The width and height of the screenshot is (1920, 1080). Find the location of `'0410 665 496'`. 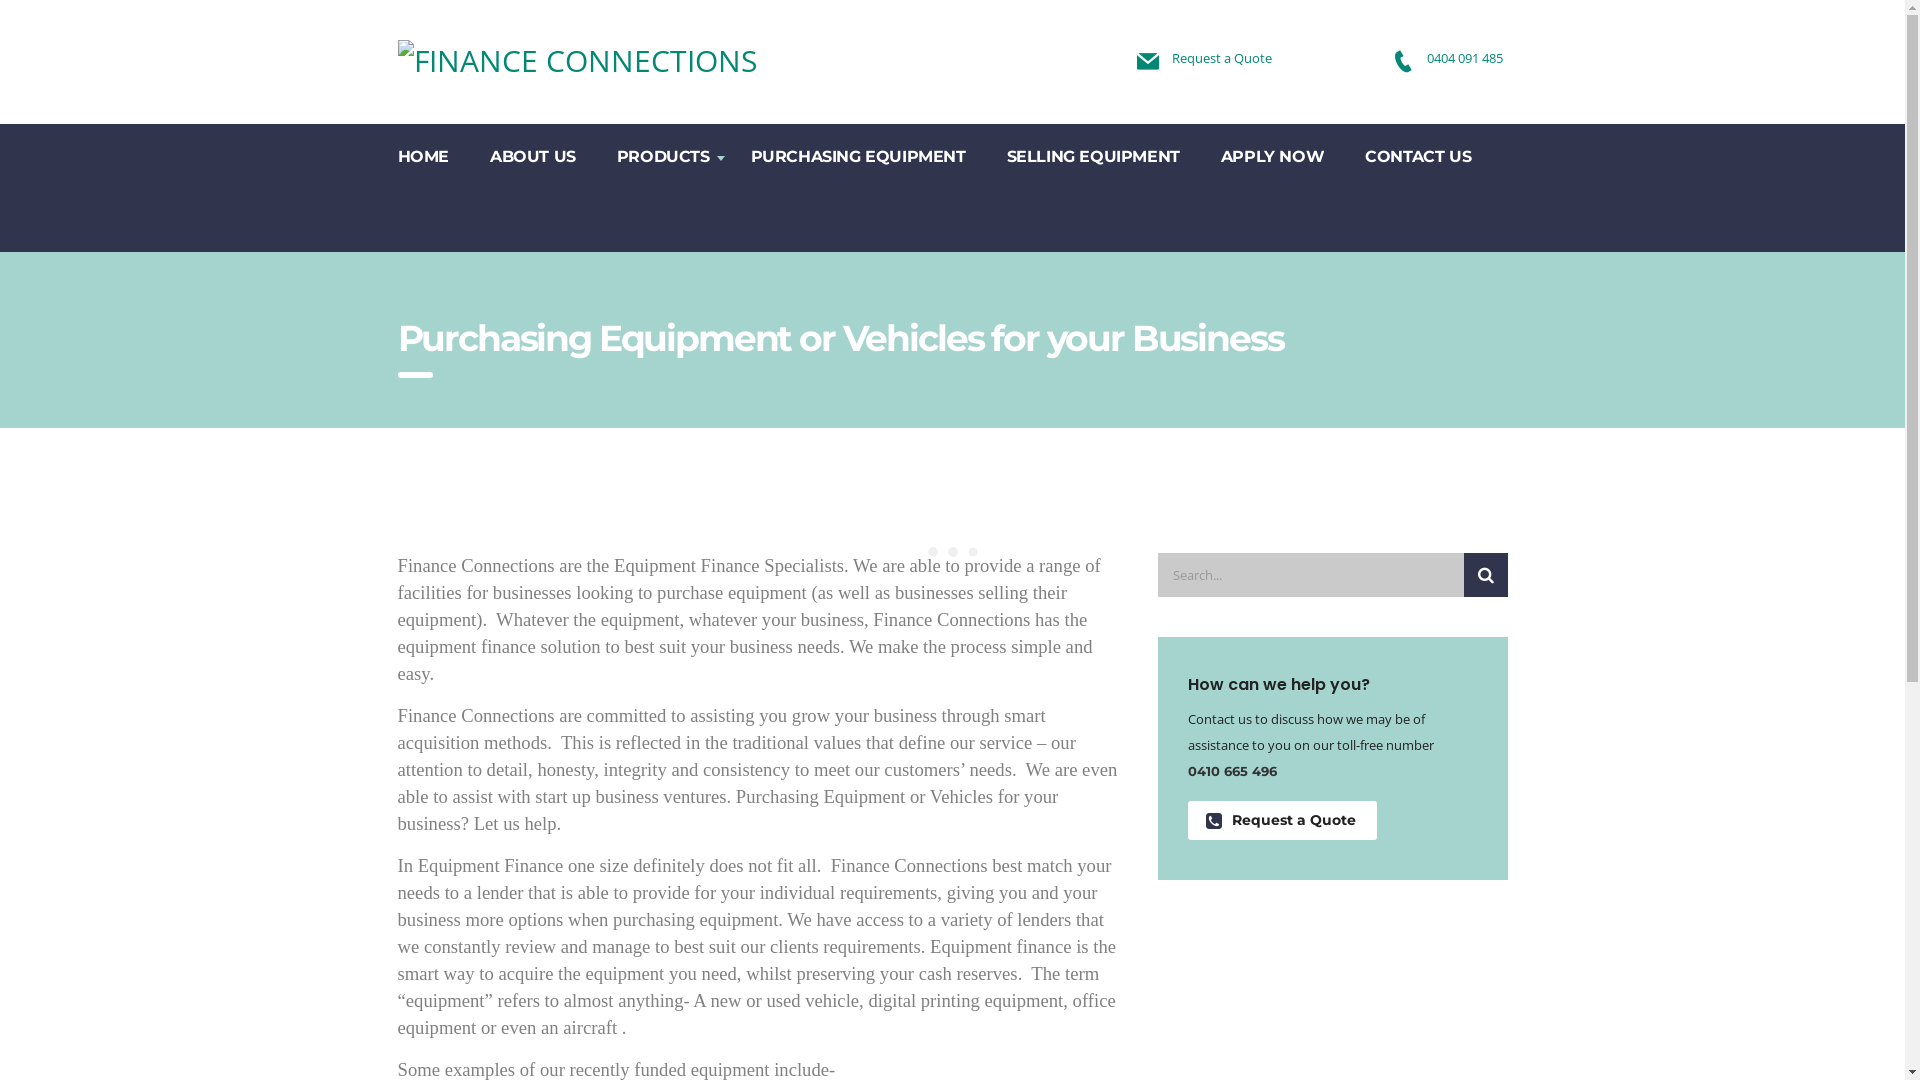

'0410 665 496' is located at coordinates (1231, 770).